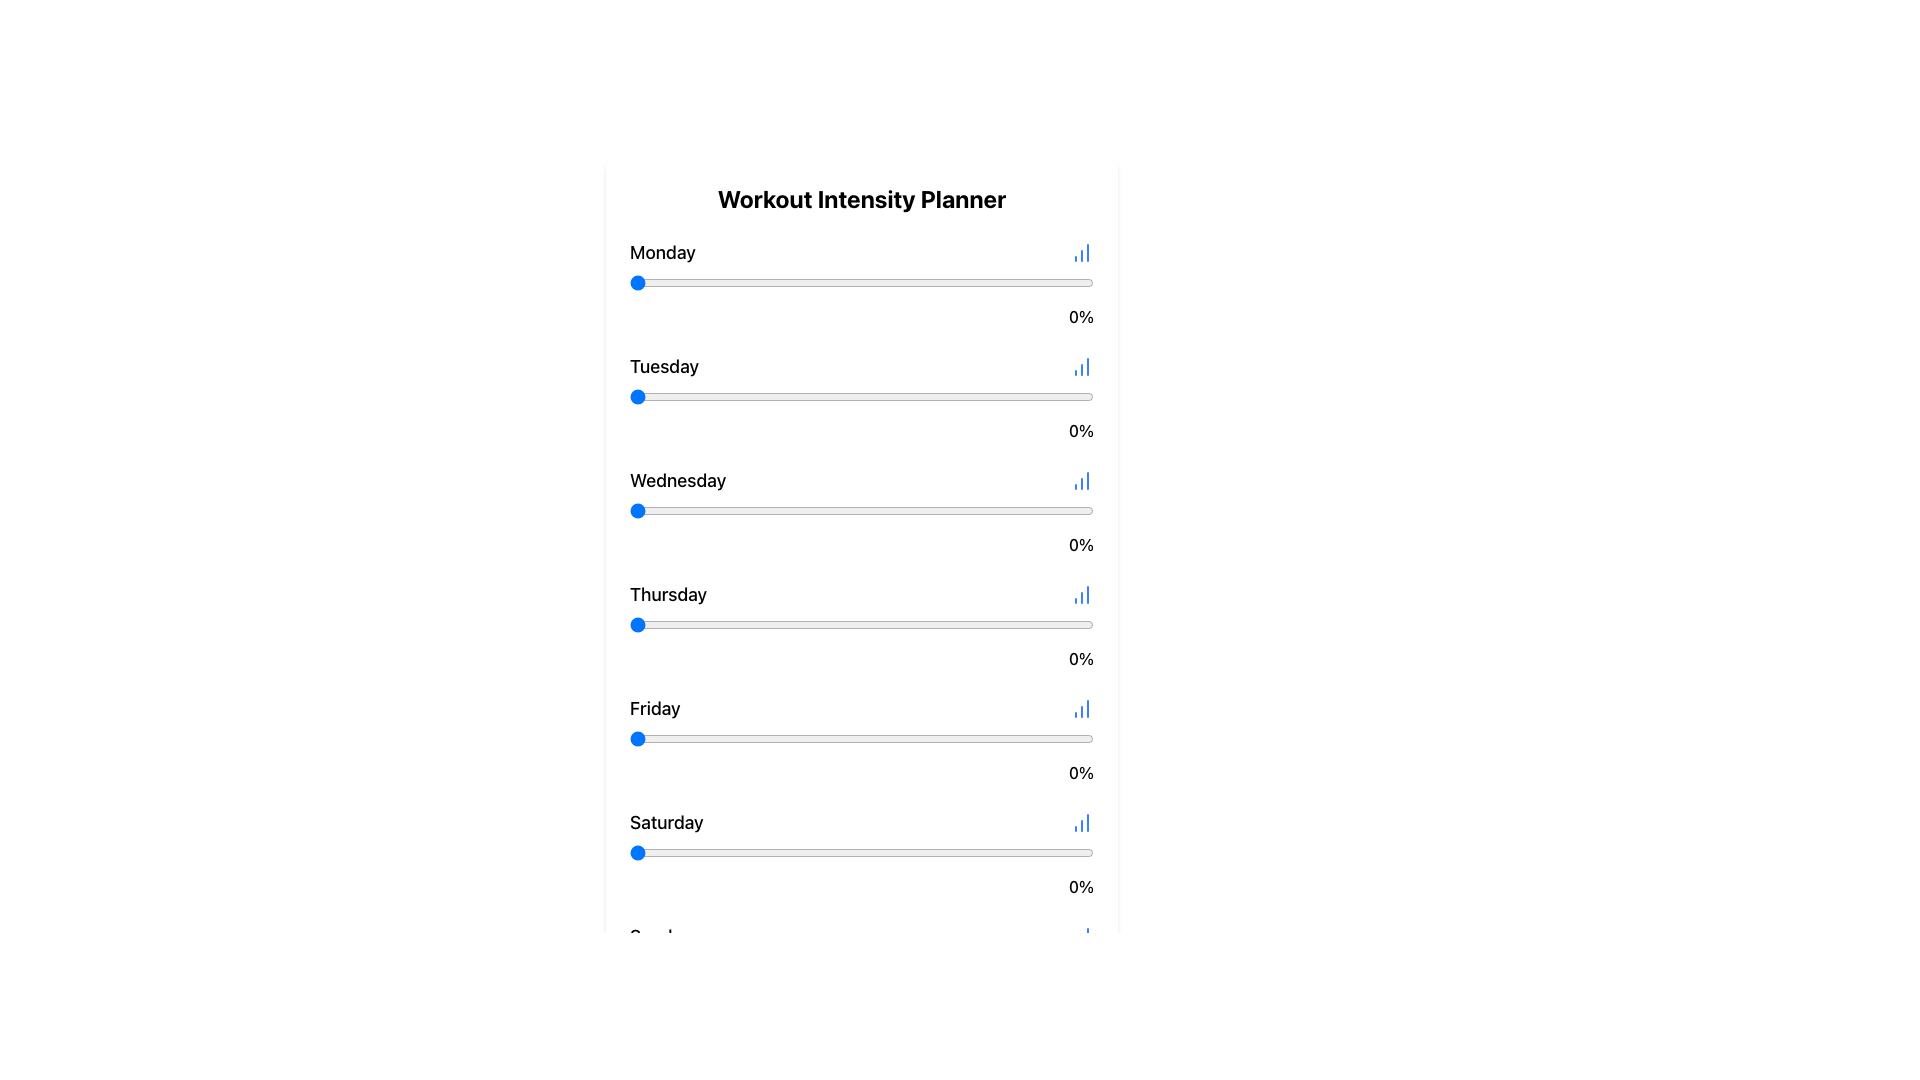 This screenshot has width=1920, height=1080. What do you see at coordinates (862, 481) in the screenshot?
I see `the bar chart icon adjacent to the 'Wednesday' text in the weekly planner interface for additional data` at bounding box center [862, 481].